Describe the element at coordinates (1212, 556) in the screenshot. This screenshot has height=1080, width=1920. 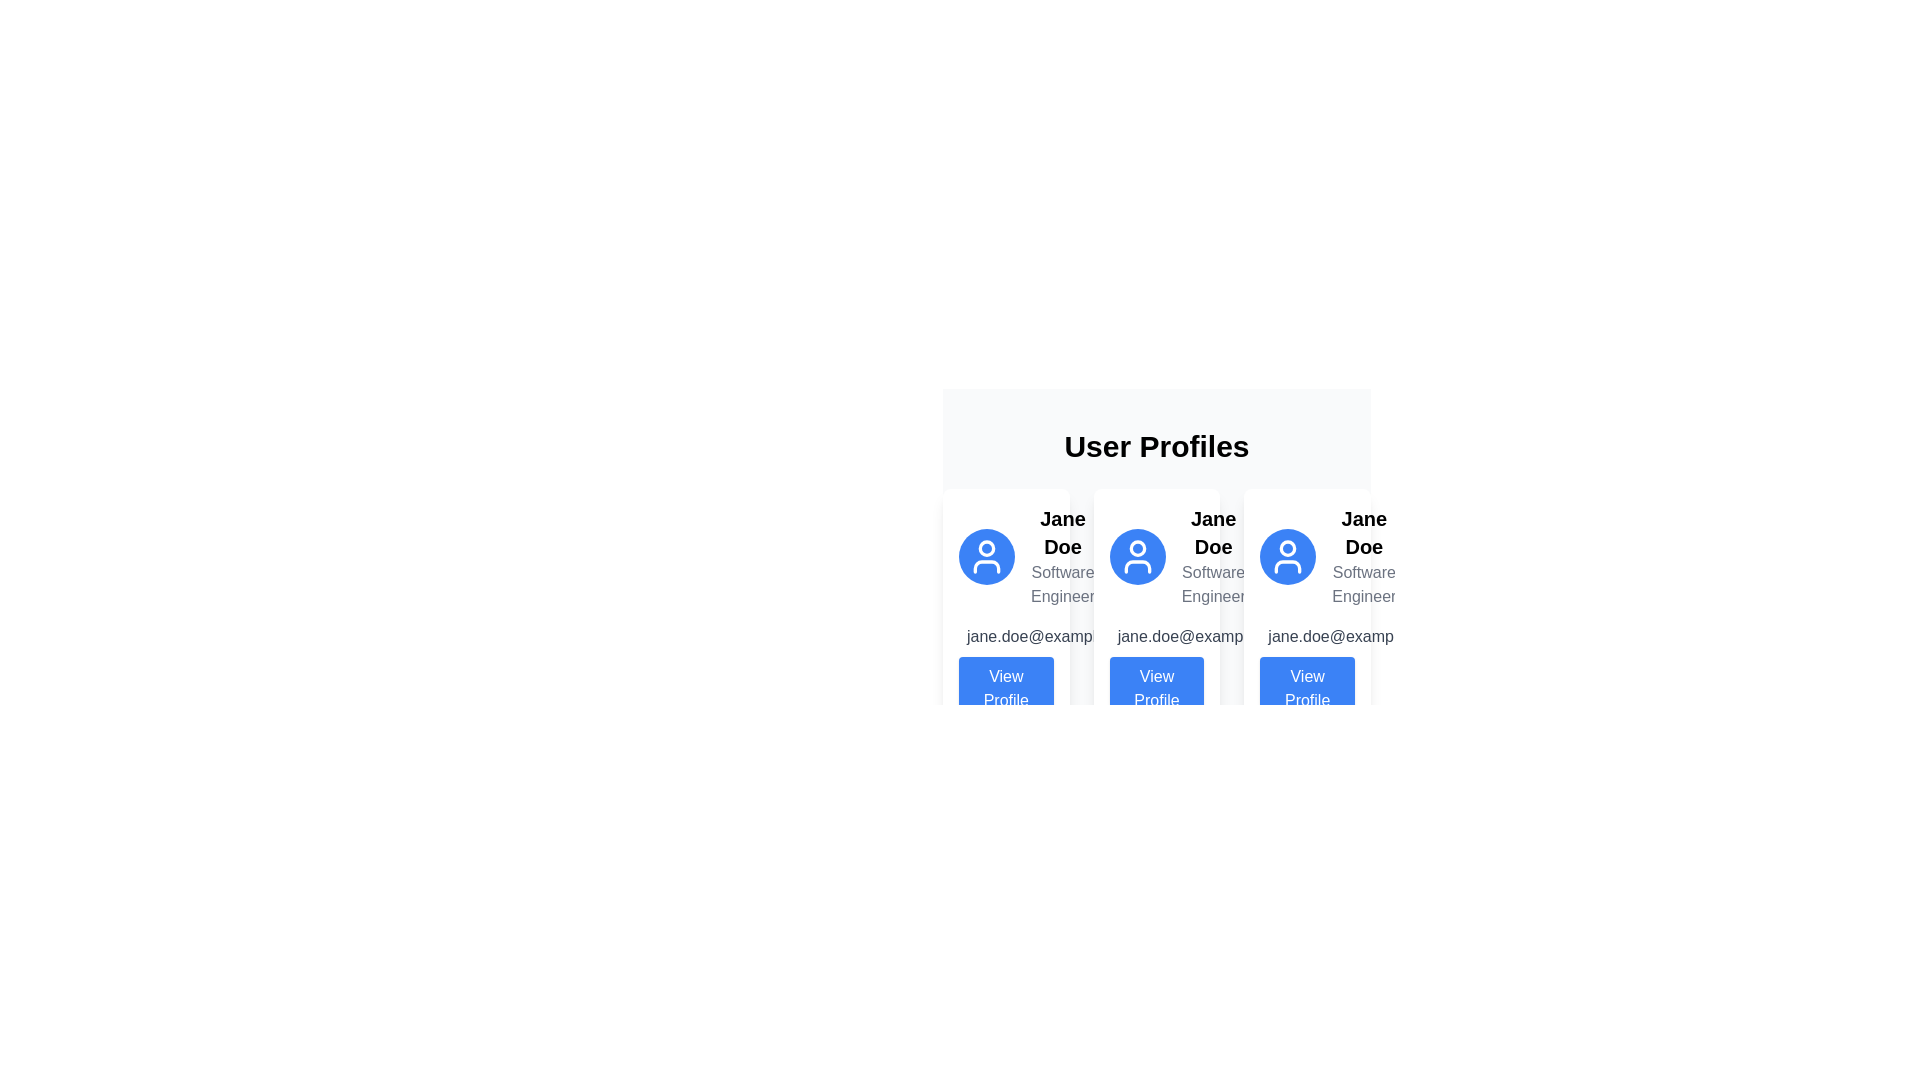
I see `the textual content area displaying the user's name and professional title within the second profile card, located directly under the circular user avatar` at that location.